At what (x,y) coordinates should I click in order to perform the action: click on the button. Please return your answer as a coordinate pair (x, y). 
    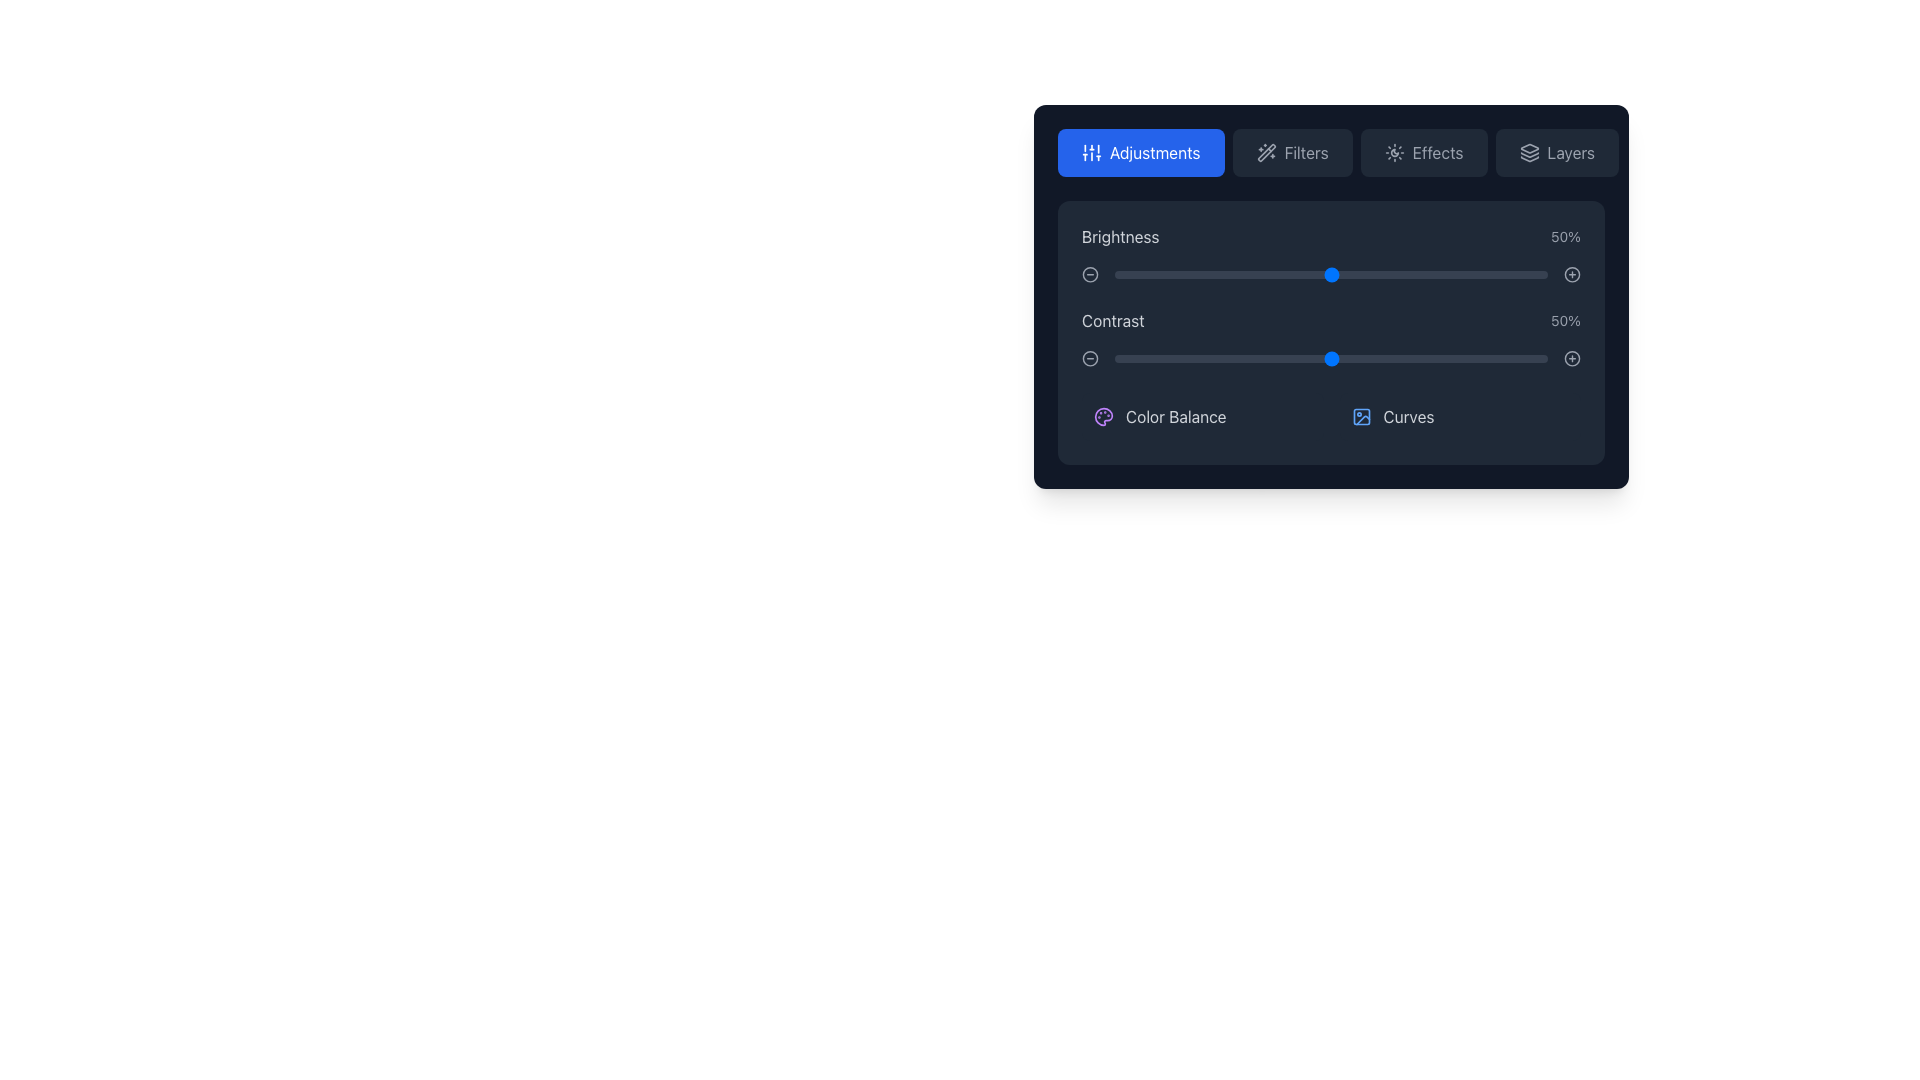
    Looking at the image, I should click on (1459, 415).